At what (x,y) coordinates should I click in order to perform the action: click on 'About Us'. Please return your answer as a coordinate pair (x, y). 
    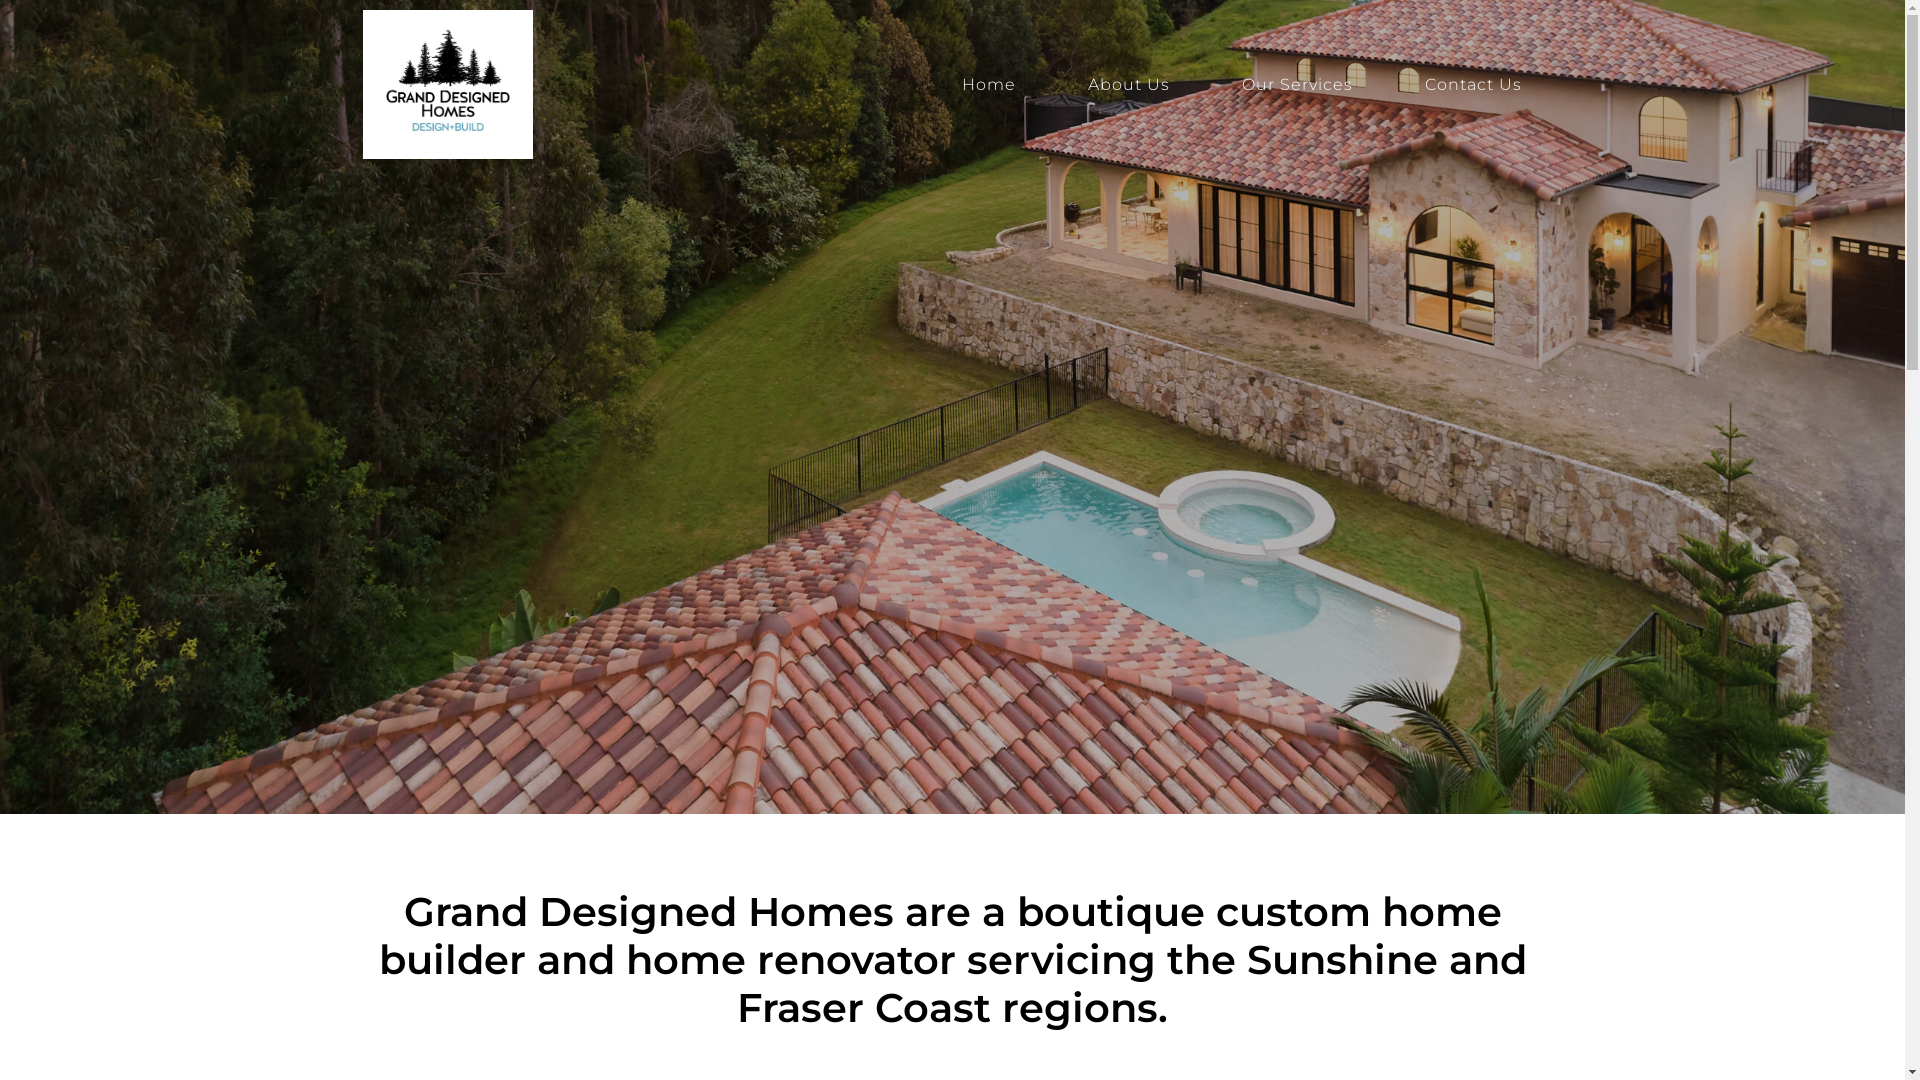
    Looking at the image, I should click on (1128, 83).